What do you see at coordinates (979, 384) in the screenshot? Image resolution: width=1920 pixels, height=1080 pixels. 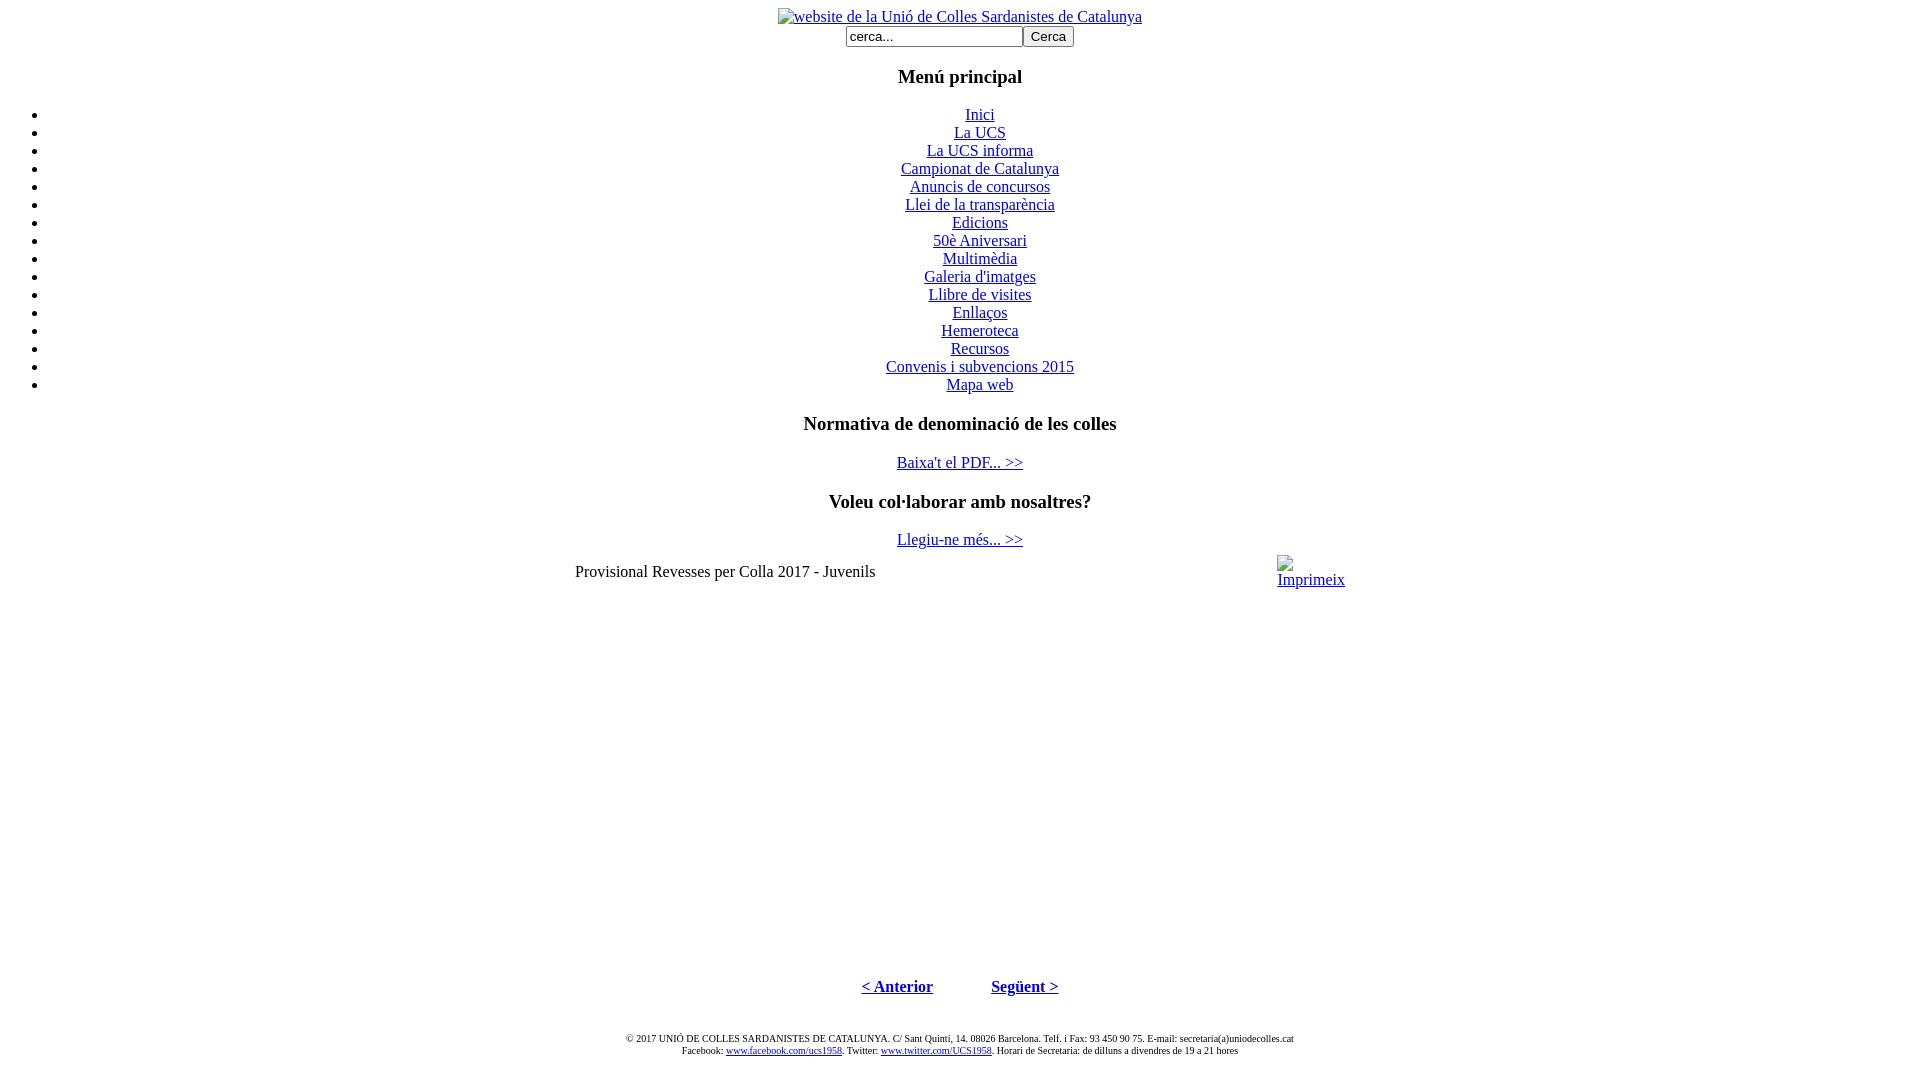 I see `'Mapa web'` at bounding box center [979, 384].